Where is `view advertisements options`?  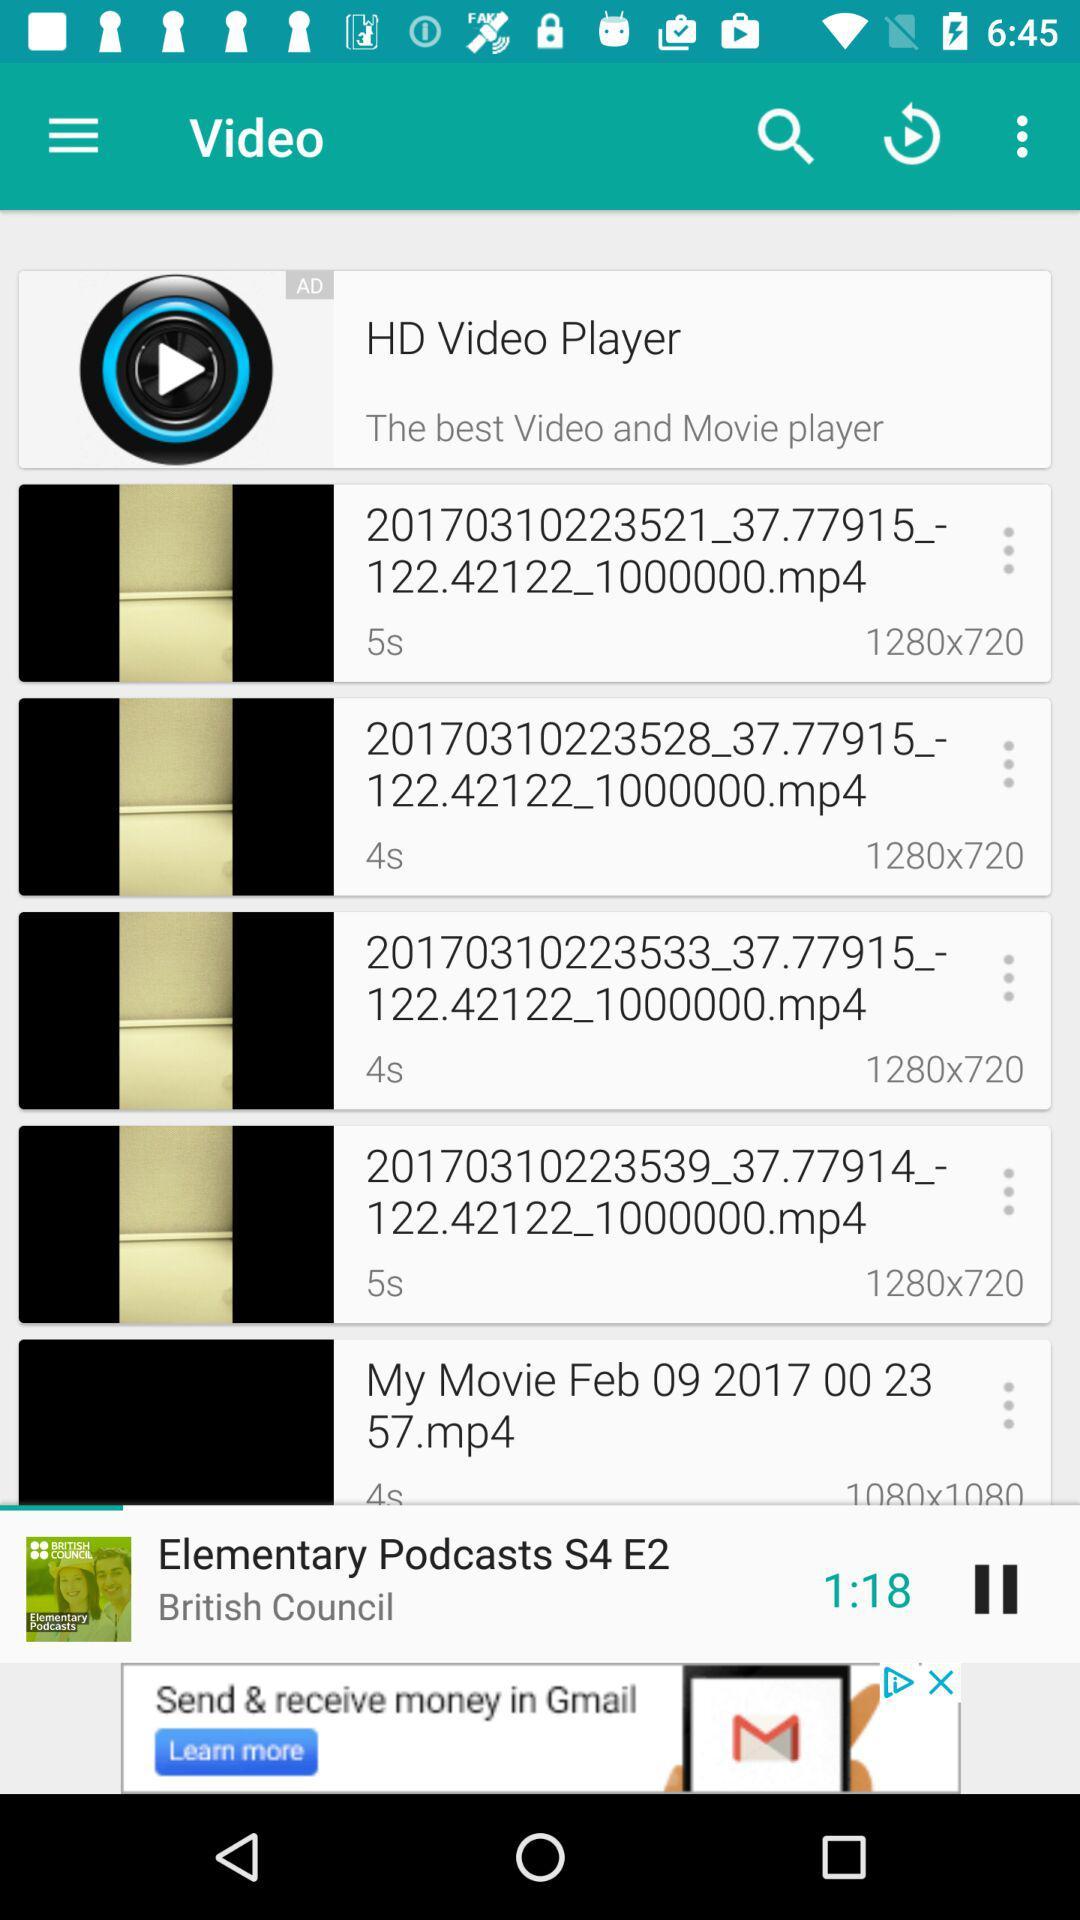 view advertisements options is located at coordinates (540, 1727).